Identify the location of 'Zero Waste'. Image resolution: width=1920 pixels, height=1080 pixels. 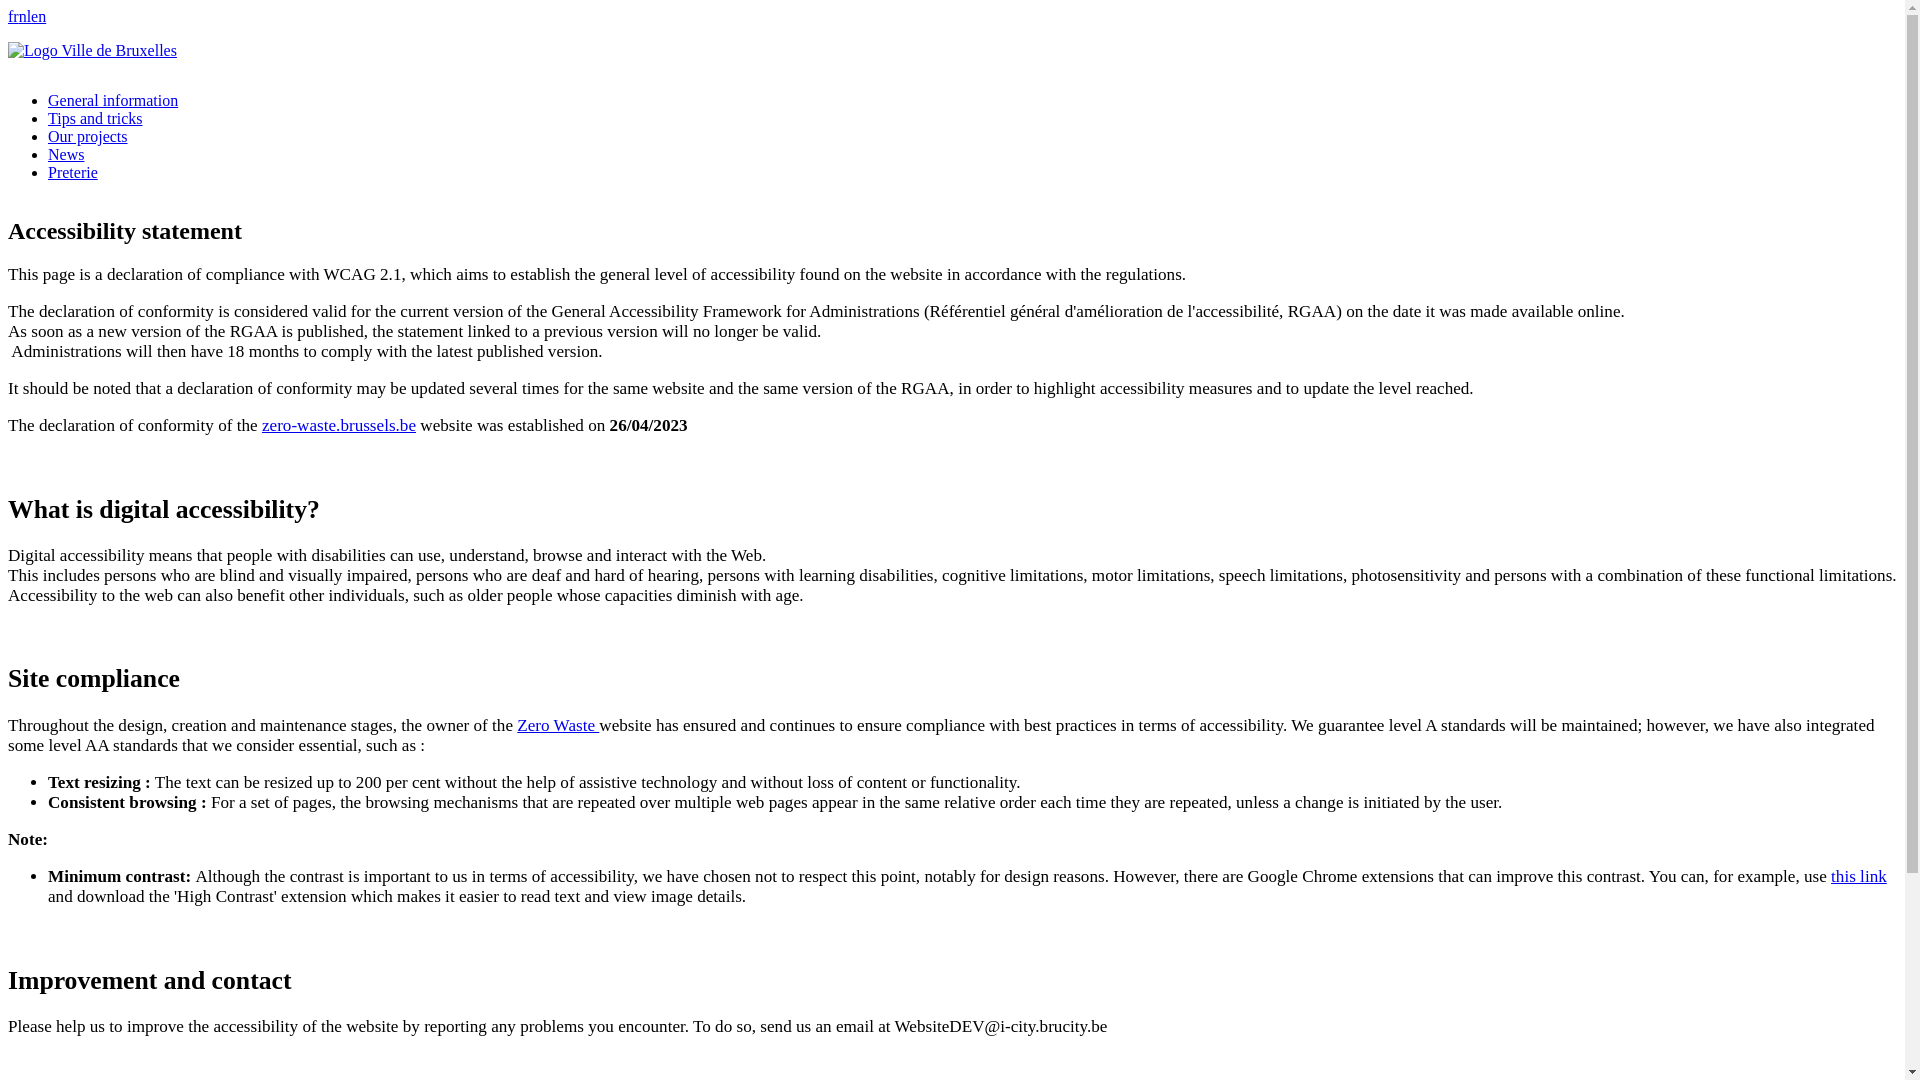
(557, 725).